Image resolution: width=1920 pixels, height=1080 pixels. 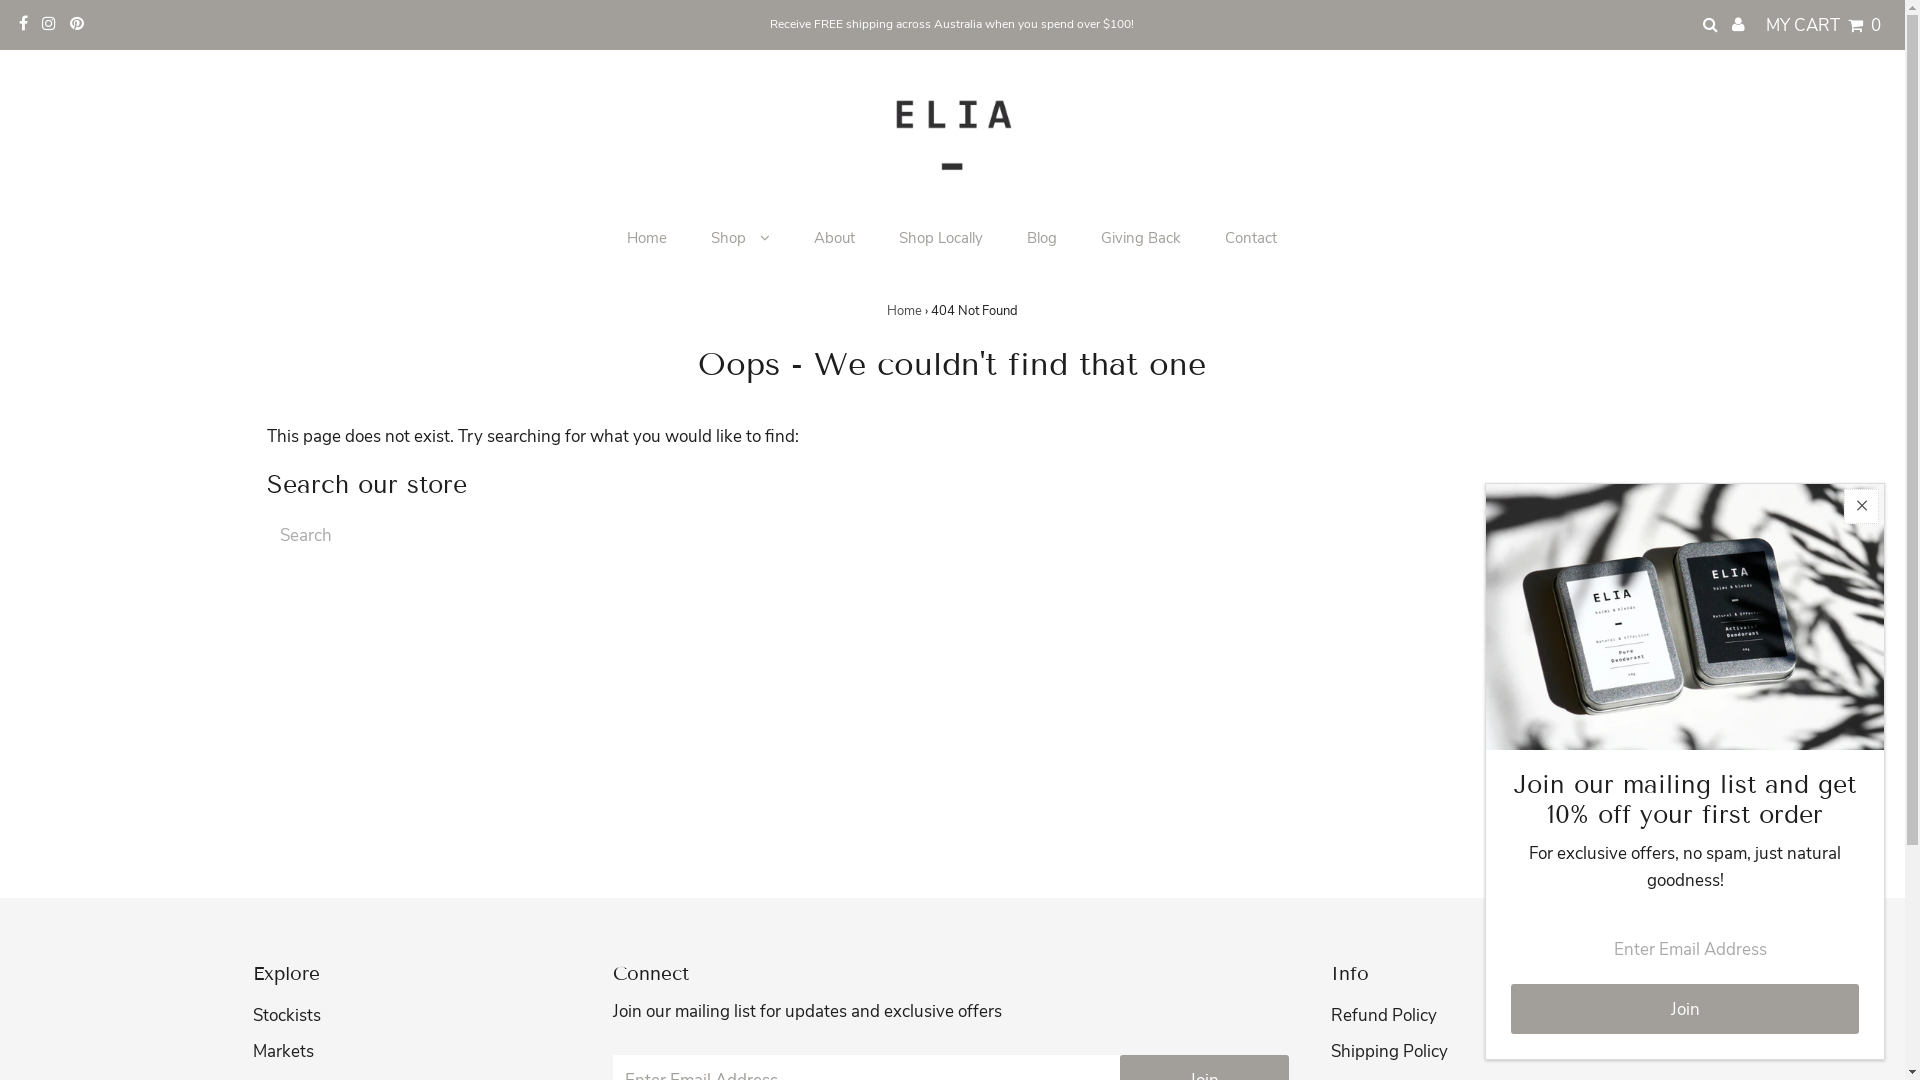 What do you see at coordinates (251, 1050) in the screenshot?
I see `'Markets'` at bounding box center [251, 1050].